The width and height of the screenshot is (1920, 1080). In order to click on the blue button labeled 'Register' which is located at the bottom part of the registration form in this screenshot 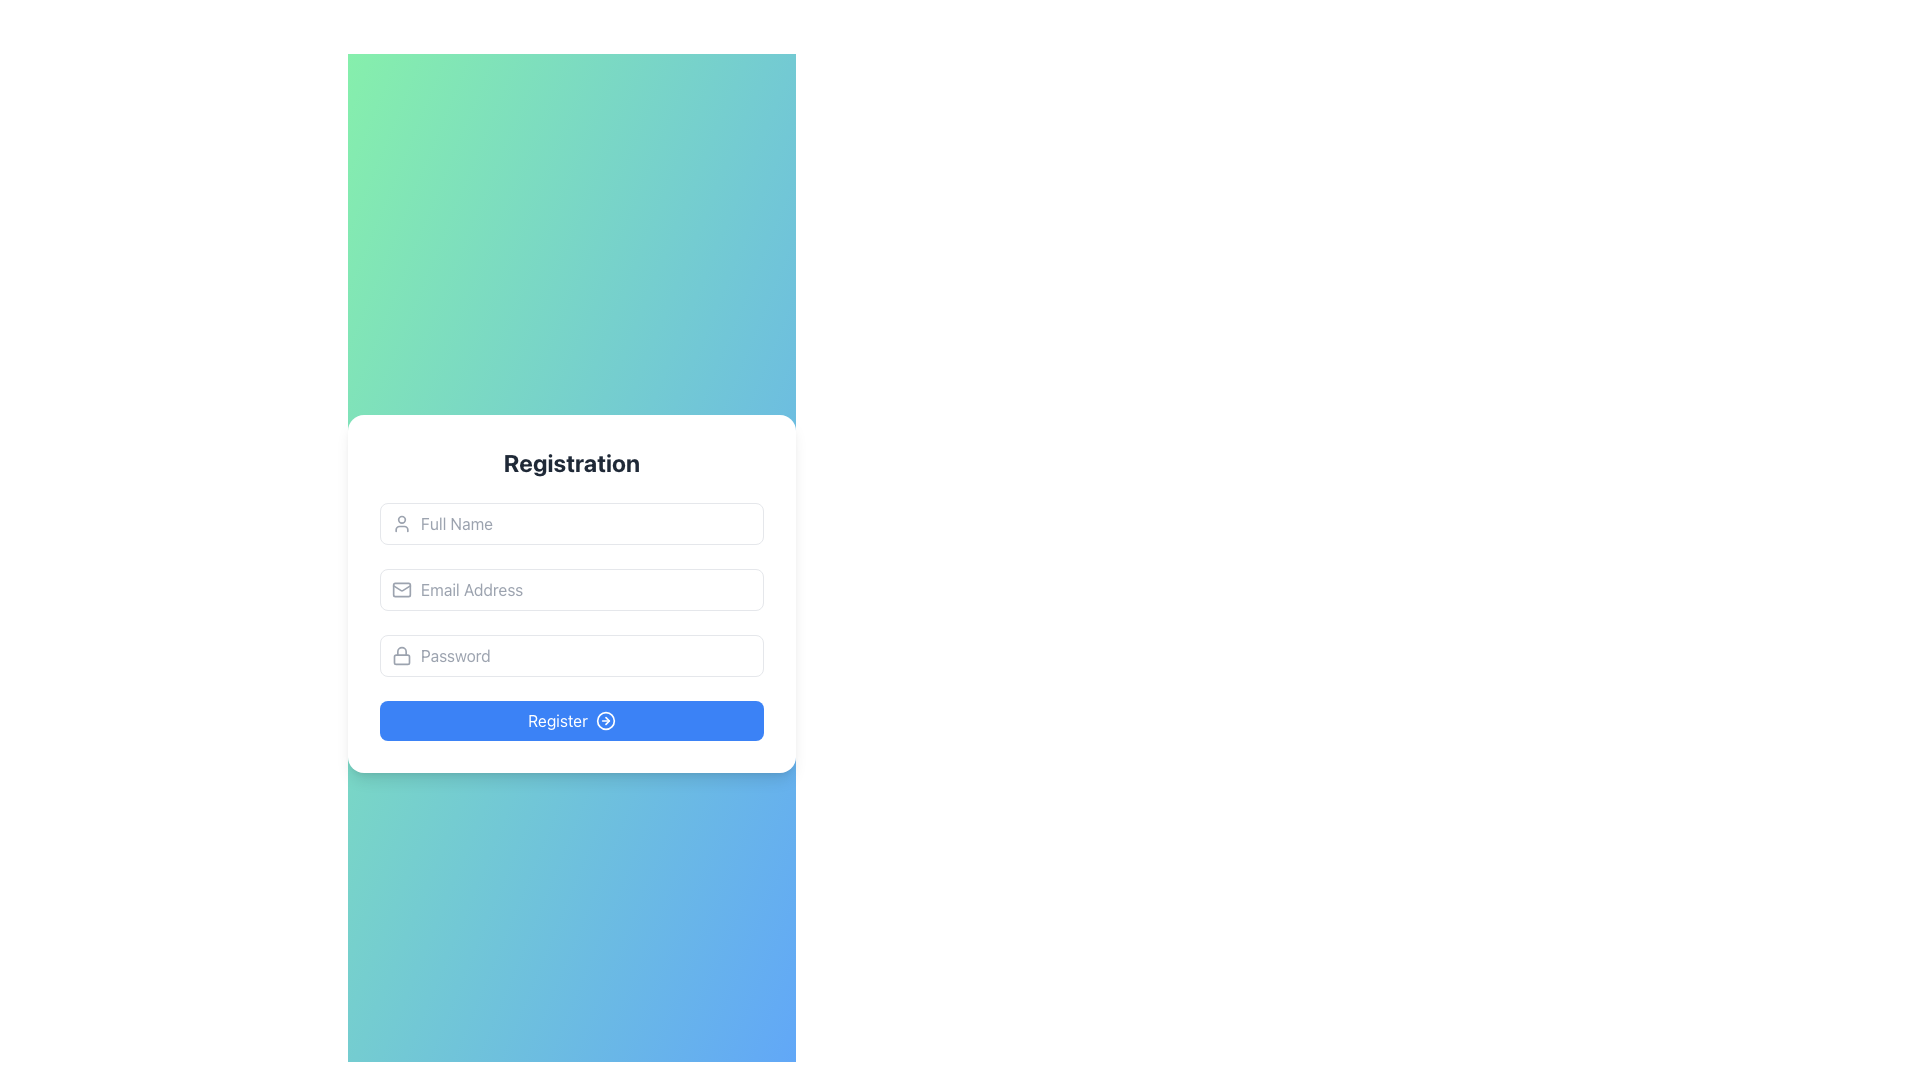, I will do `click(557, 721)`.